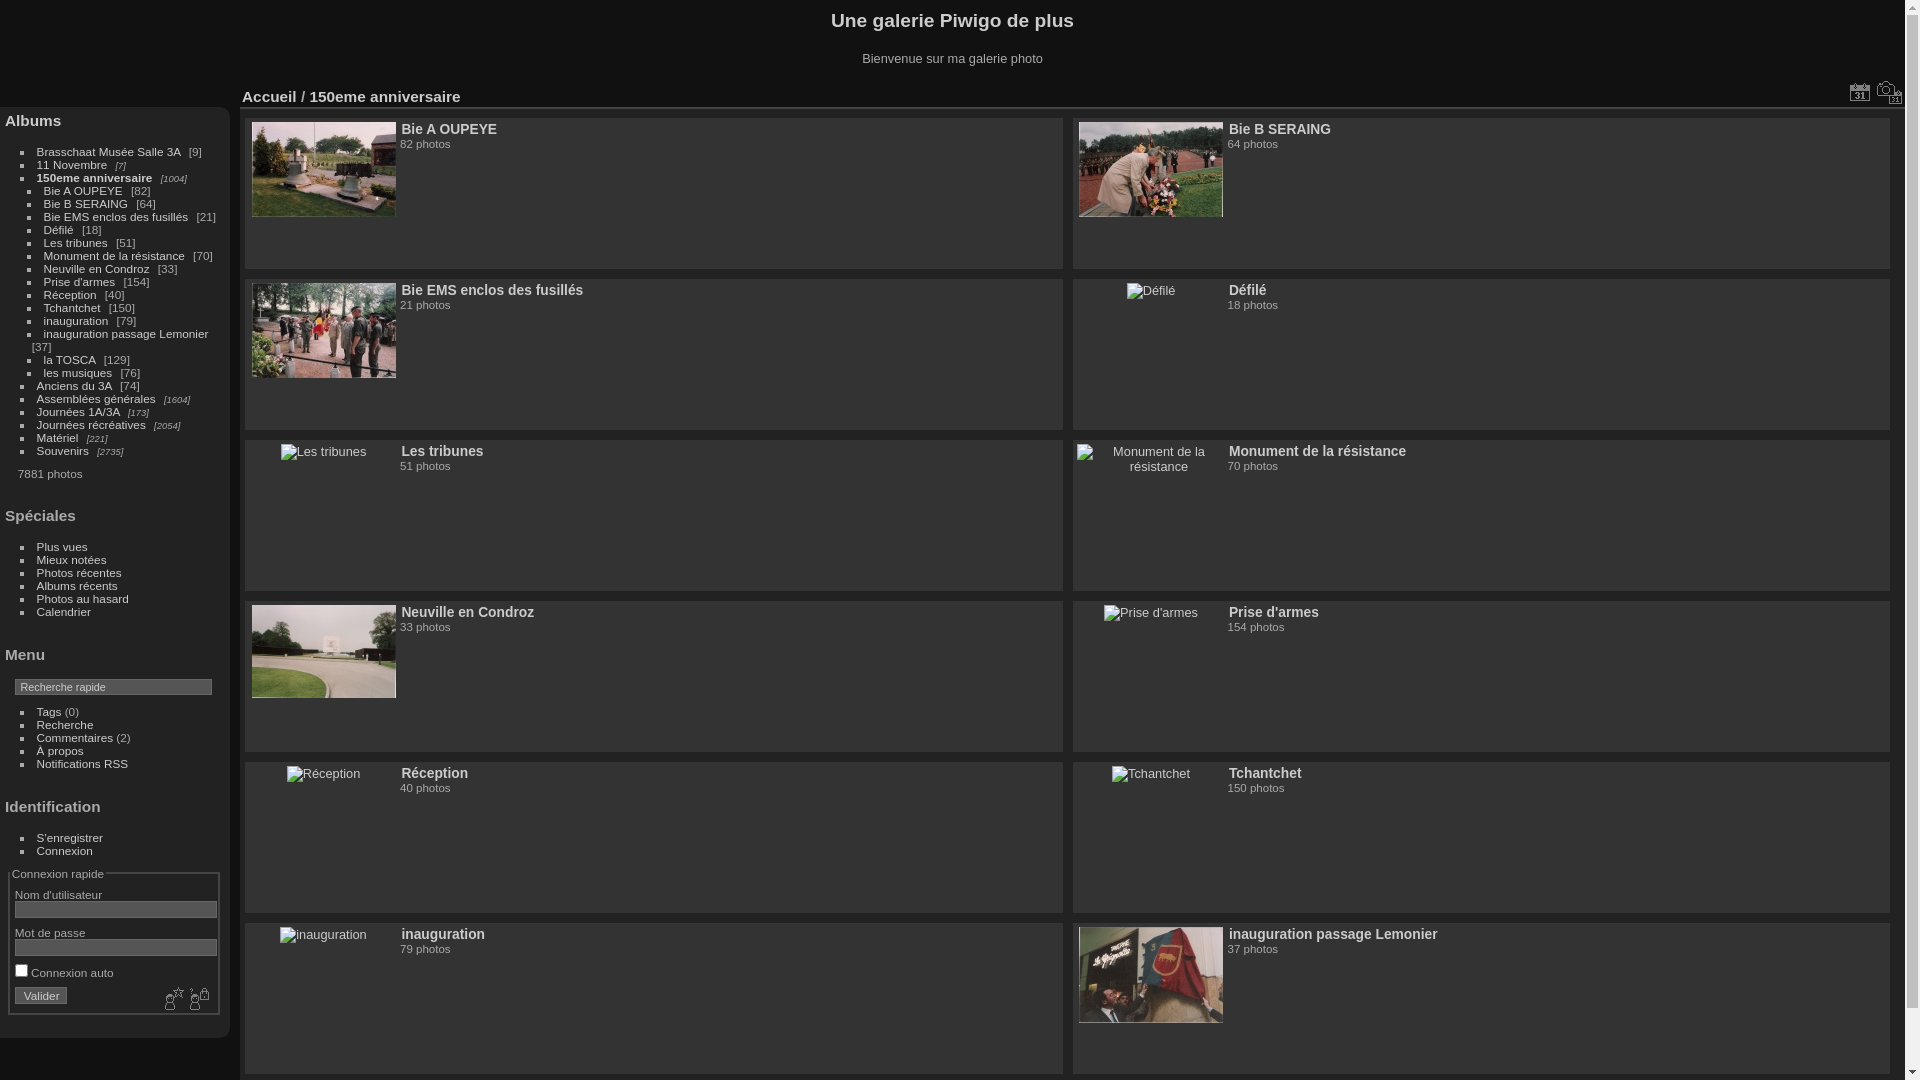 The image size is (1920, 1080). What do you see at coordinates (63, 610) in the screenshot?
I see `'Calendrier'` at bounding box center [63, 610].